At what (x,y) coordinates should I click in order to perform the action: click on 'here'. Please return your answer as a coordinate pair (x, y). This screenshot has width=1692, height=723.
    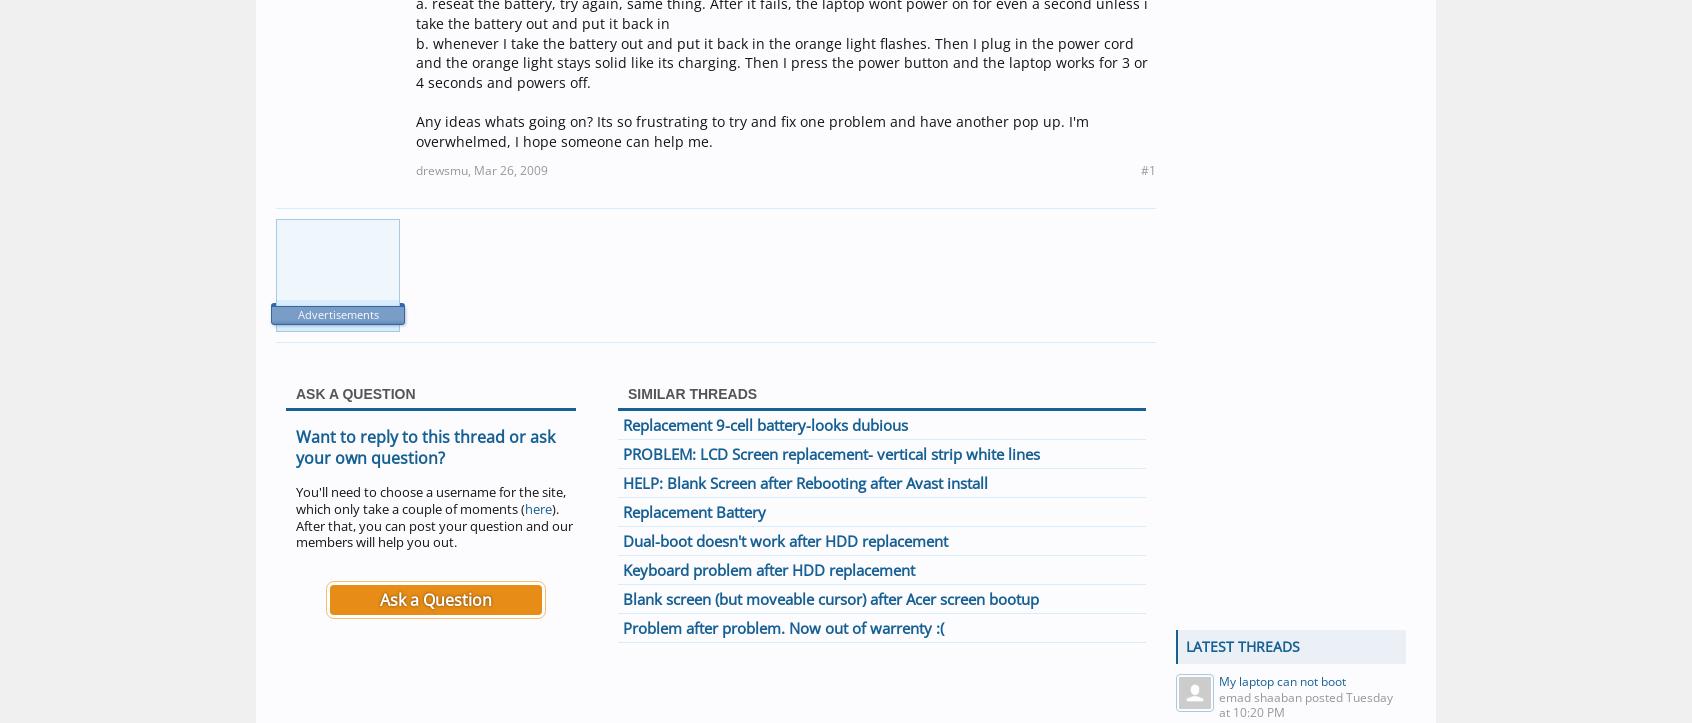
    Looking at the image, I should click on (538, 507).